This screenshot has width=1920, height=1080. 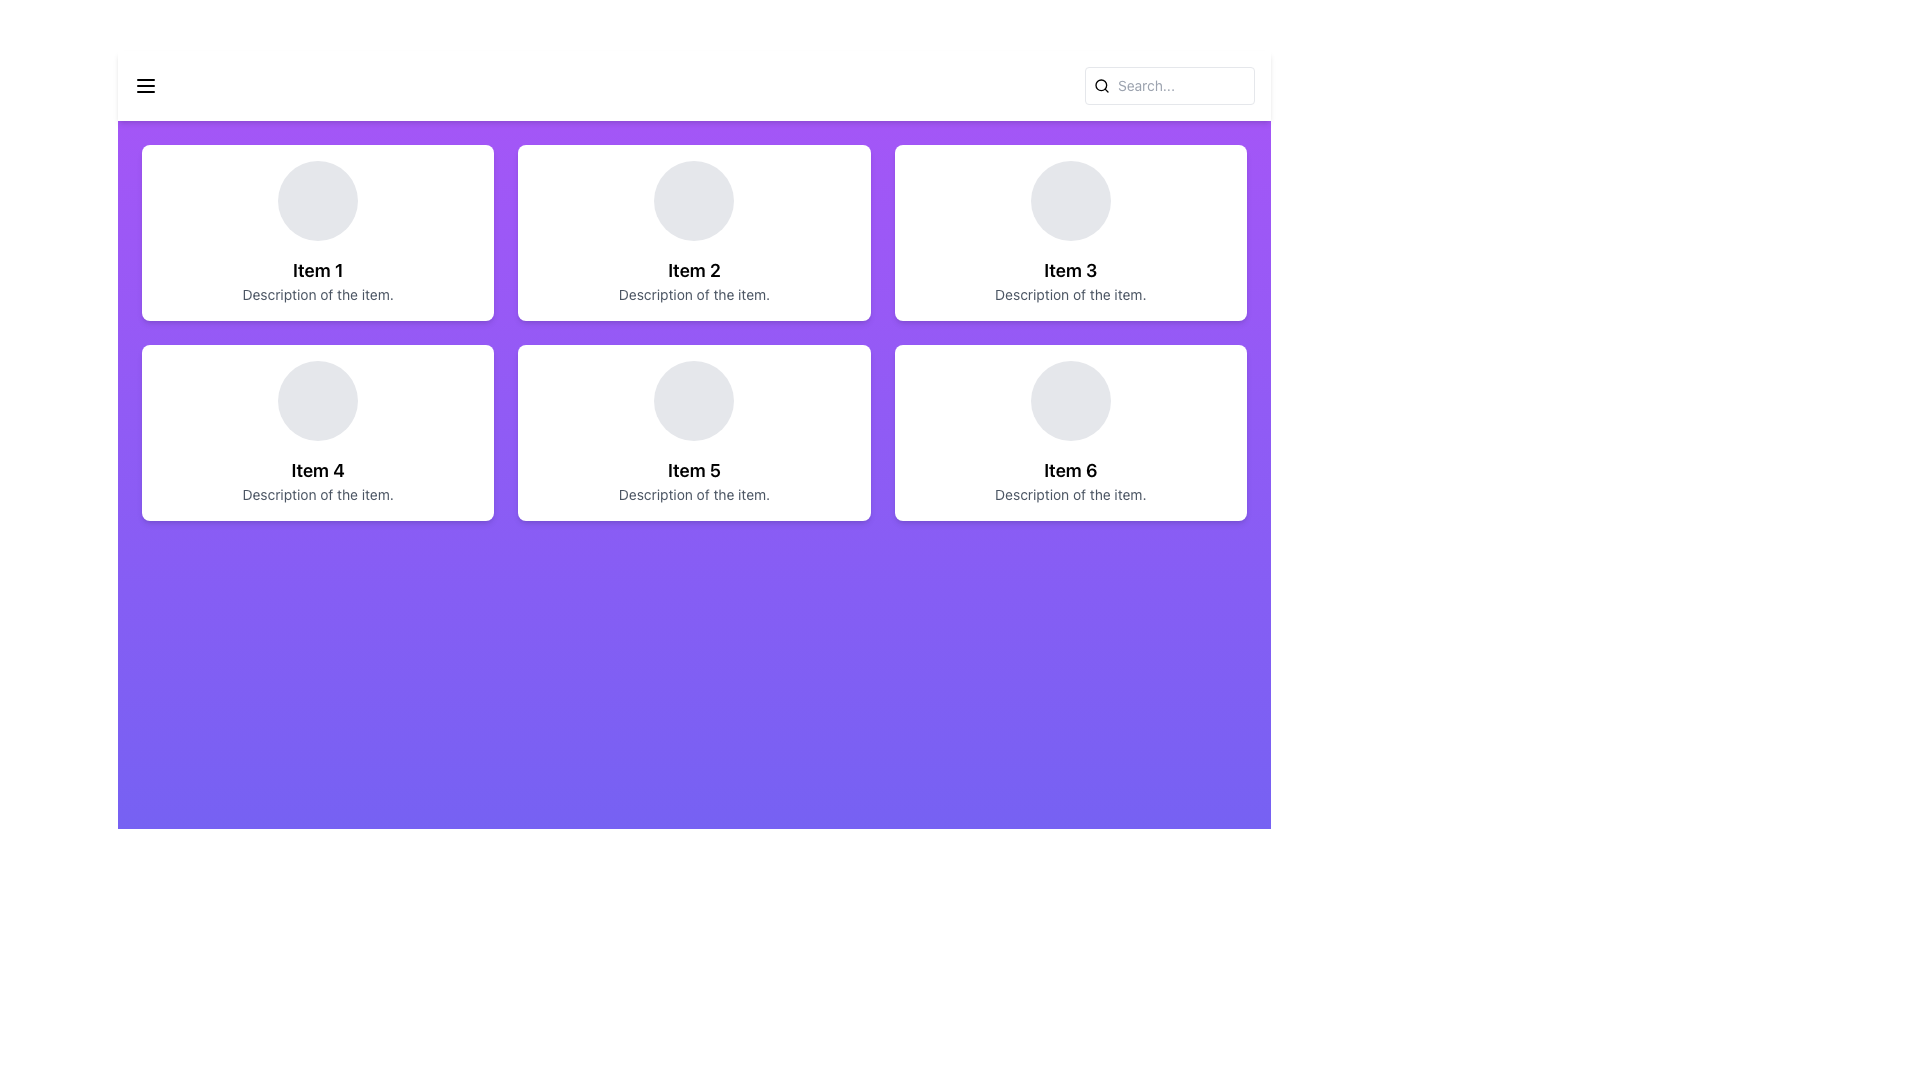 What do you see at coordinates (317, 231) in the screenshot?
I see `the first card in the grid layout located at the top-left corner, which contains a title, subtitle, and an image placeholder` at bounding box center [317, 231].